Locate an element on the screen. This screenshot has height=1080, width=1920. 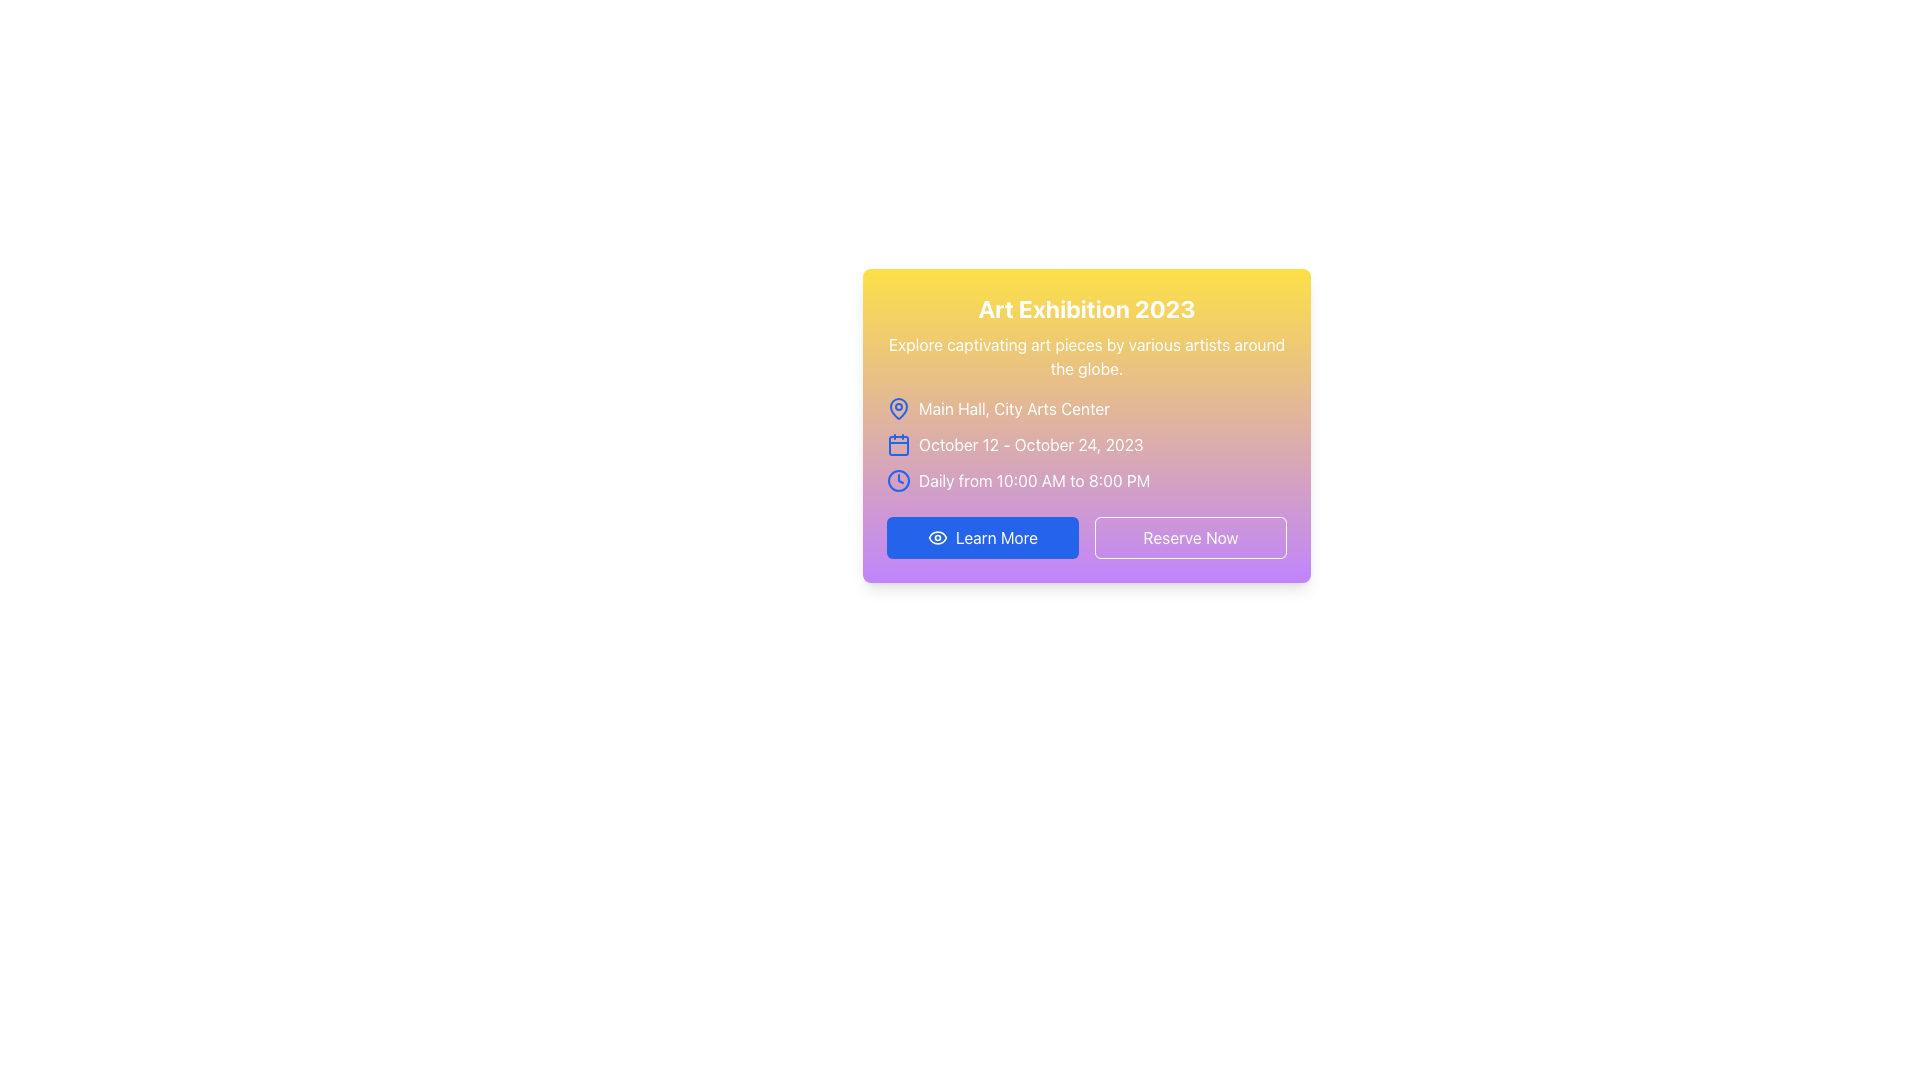
the 'Learn More' button, which is a blue button with white bold text, to observe its hover effect is located at coordinates (997, 536).